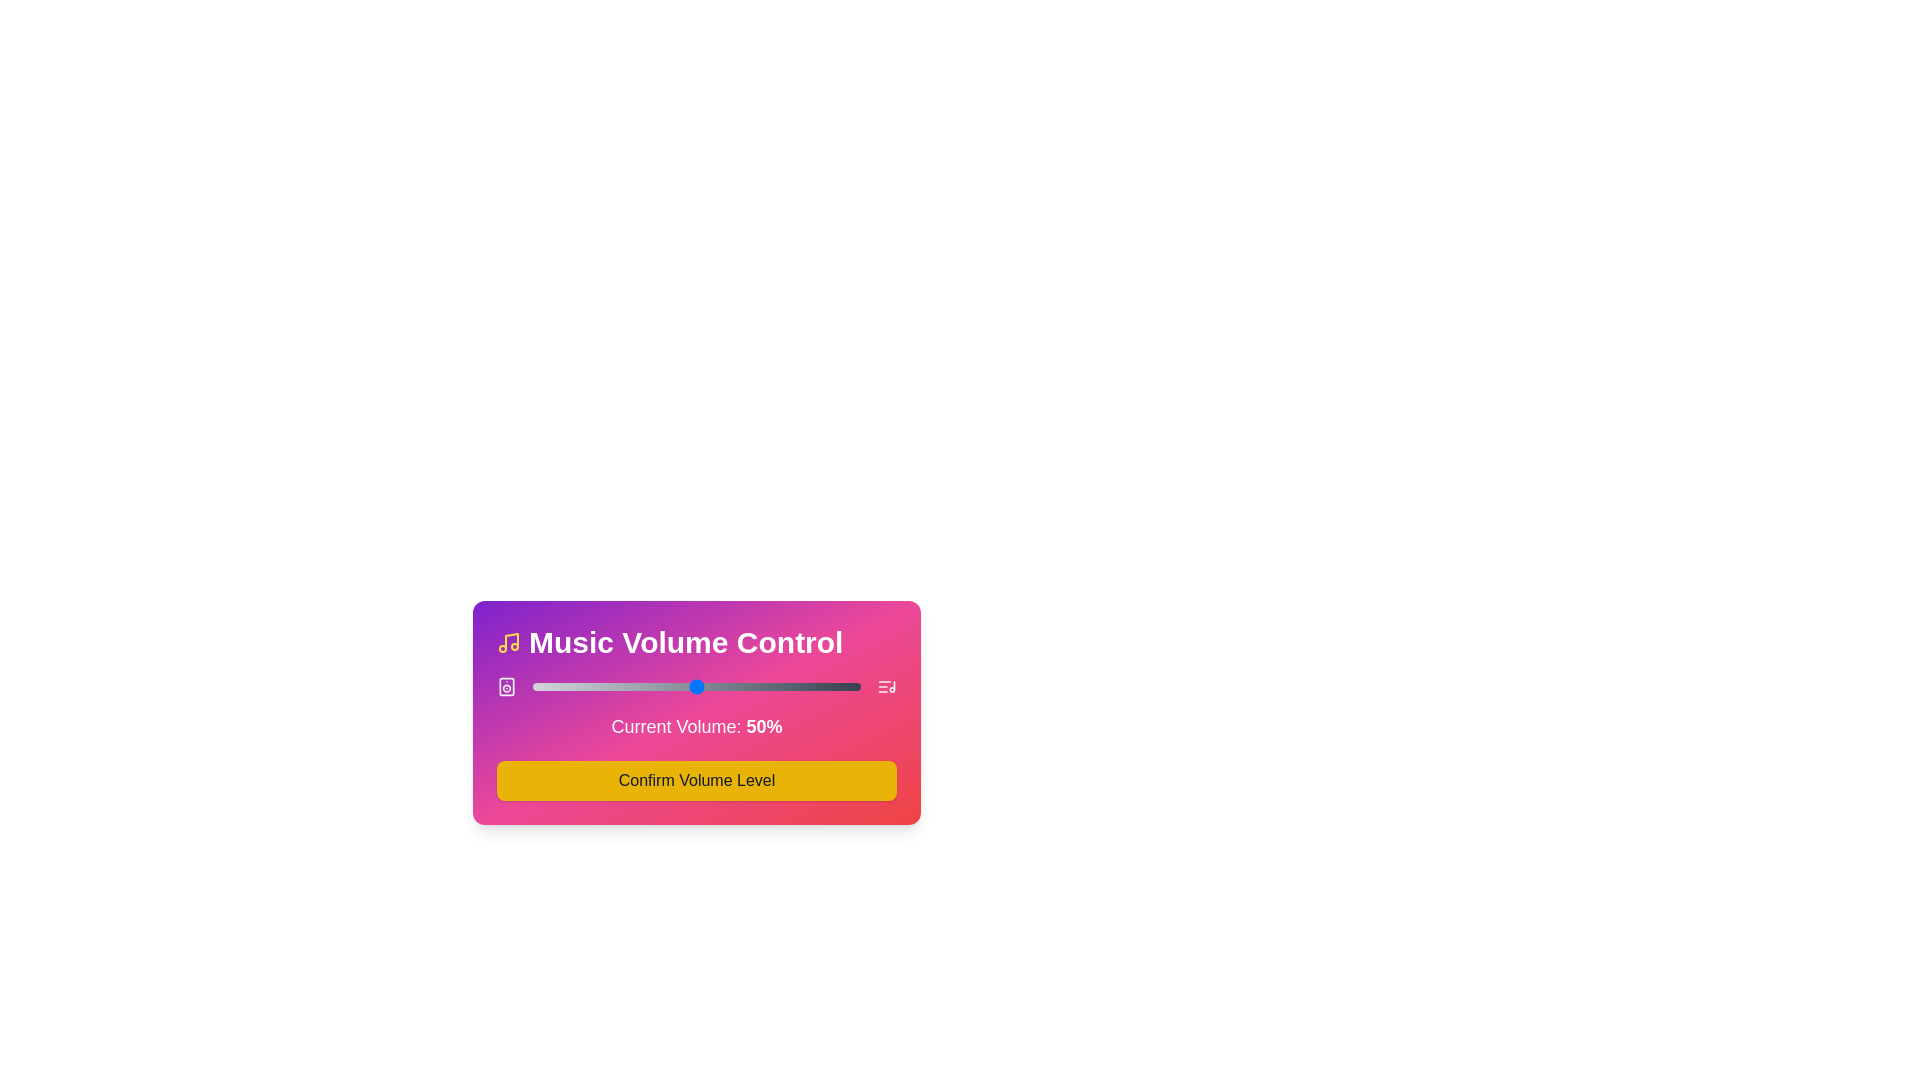 The image size is (1920, 1080). What do you see at coordinates (696, 779) in the screenshot?
I see `'Confirm Volume Level' button to confirm the current volume` at bounding box center [696, 779].